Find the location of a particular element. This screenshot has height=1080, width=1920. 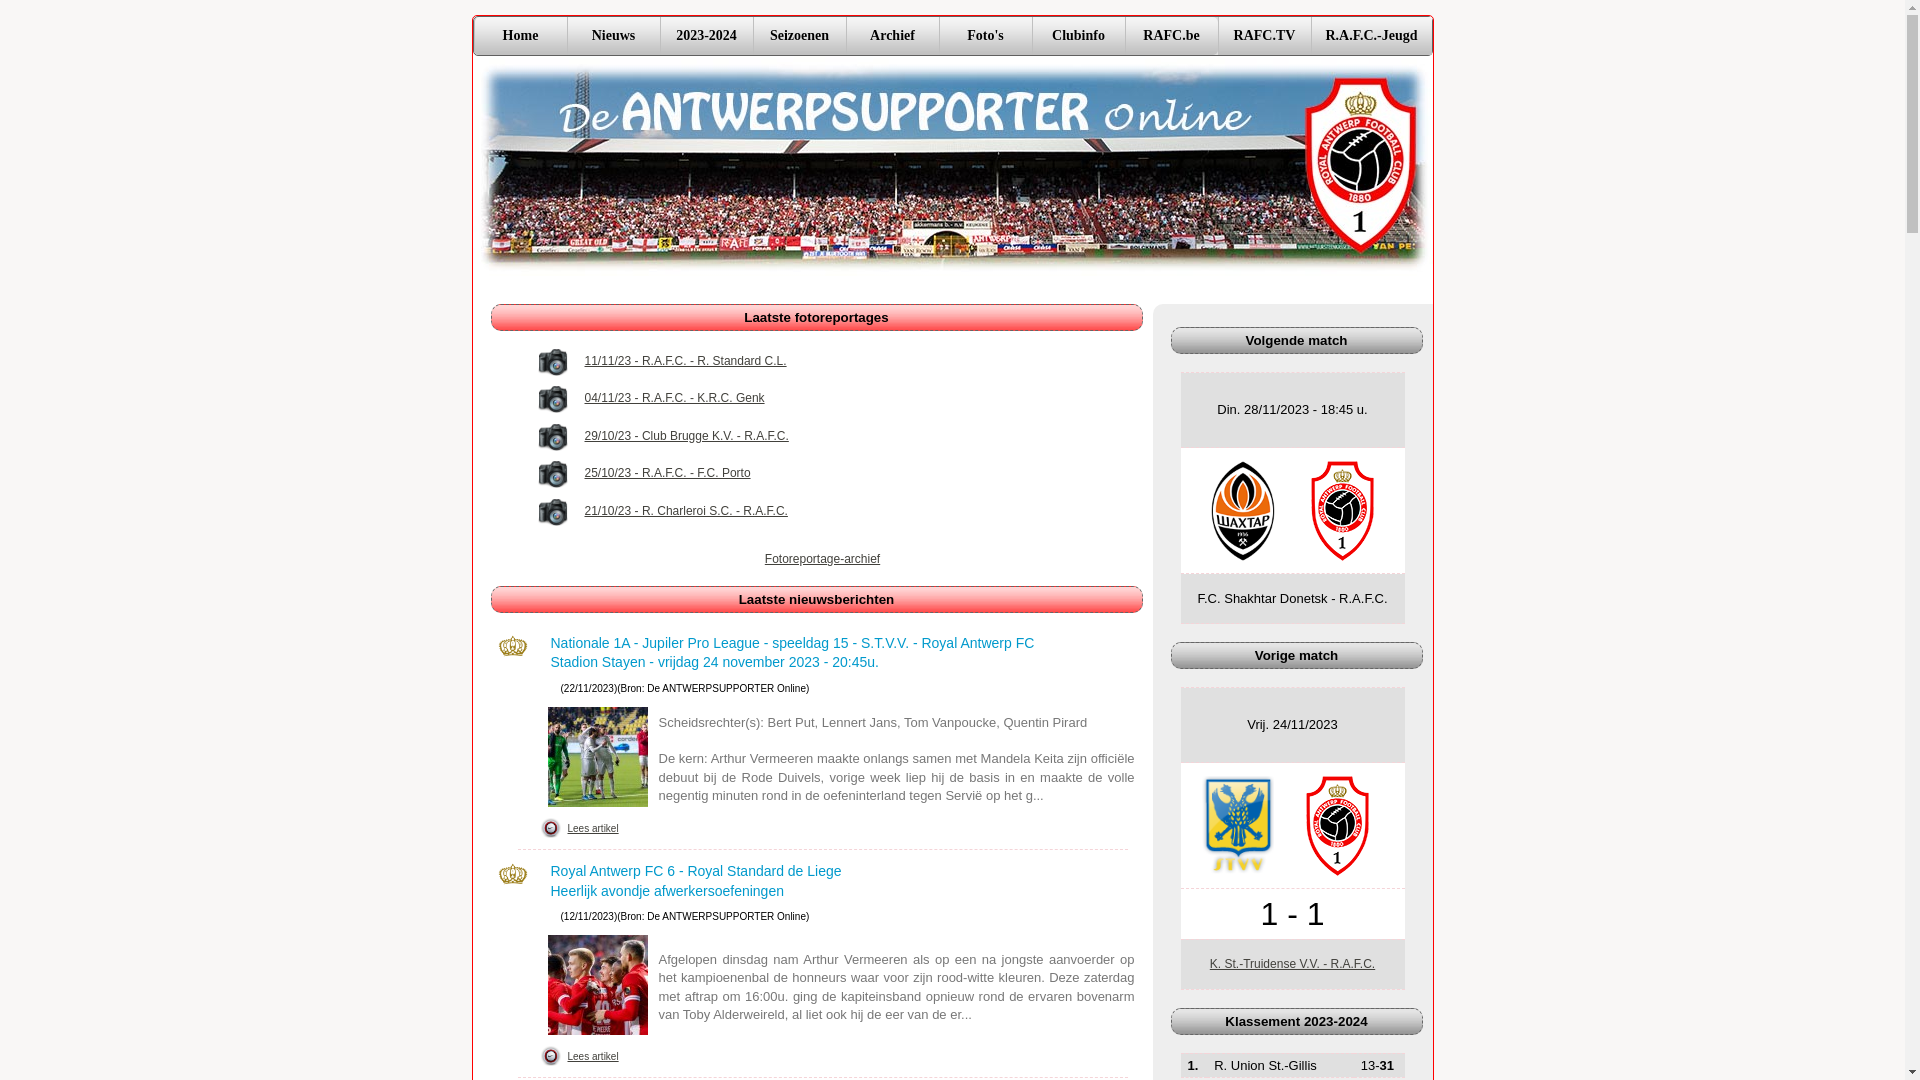

'Lees artikel' is located at coordinates (560, 1055).